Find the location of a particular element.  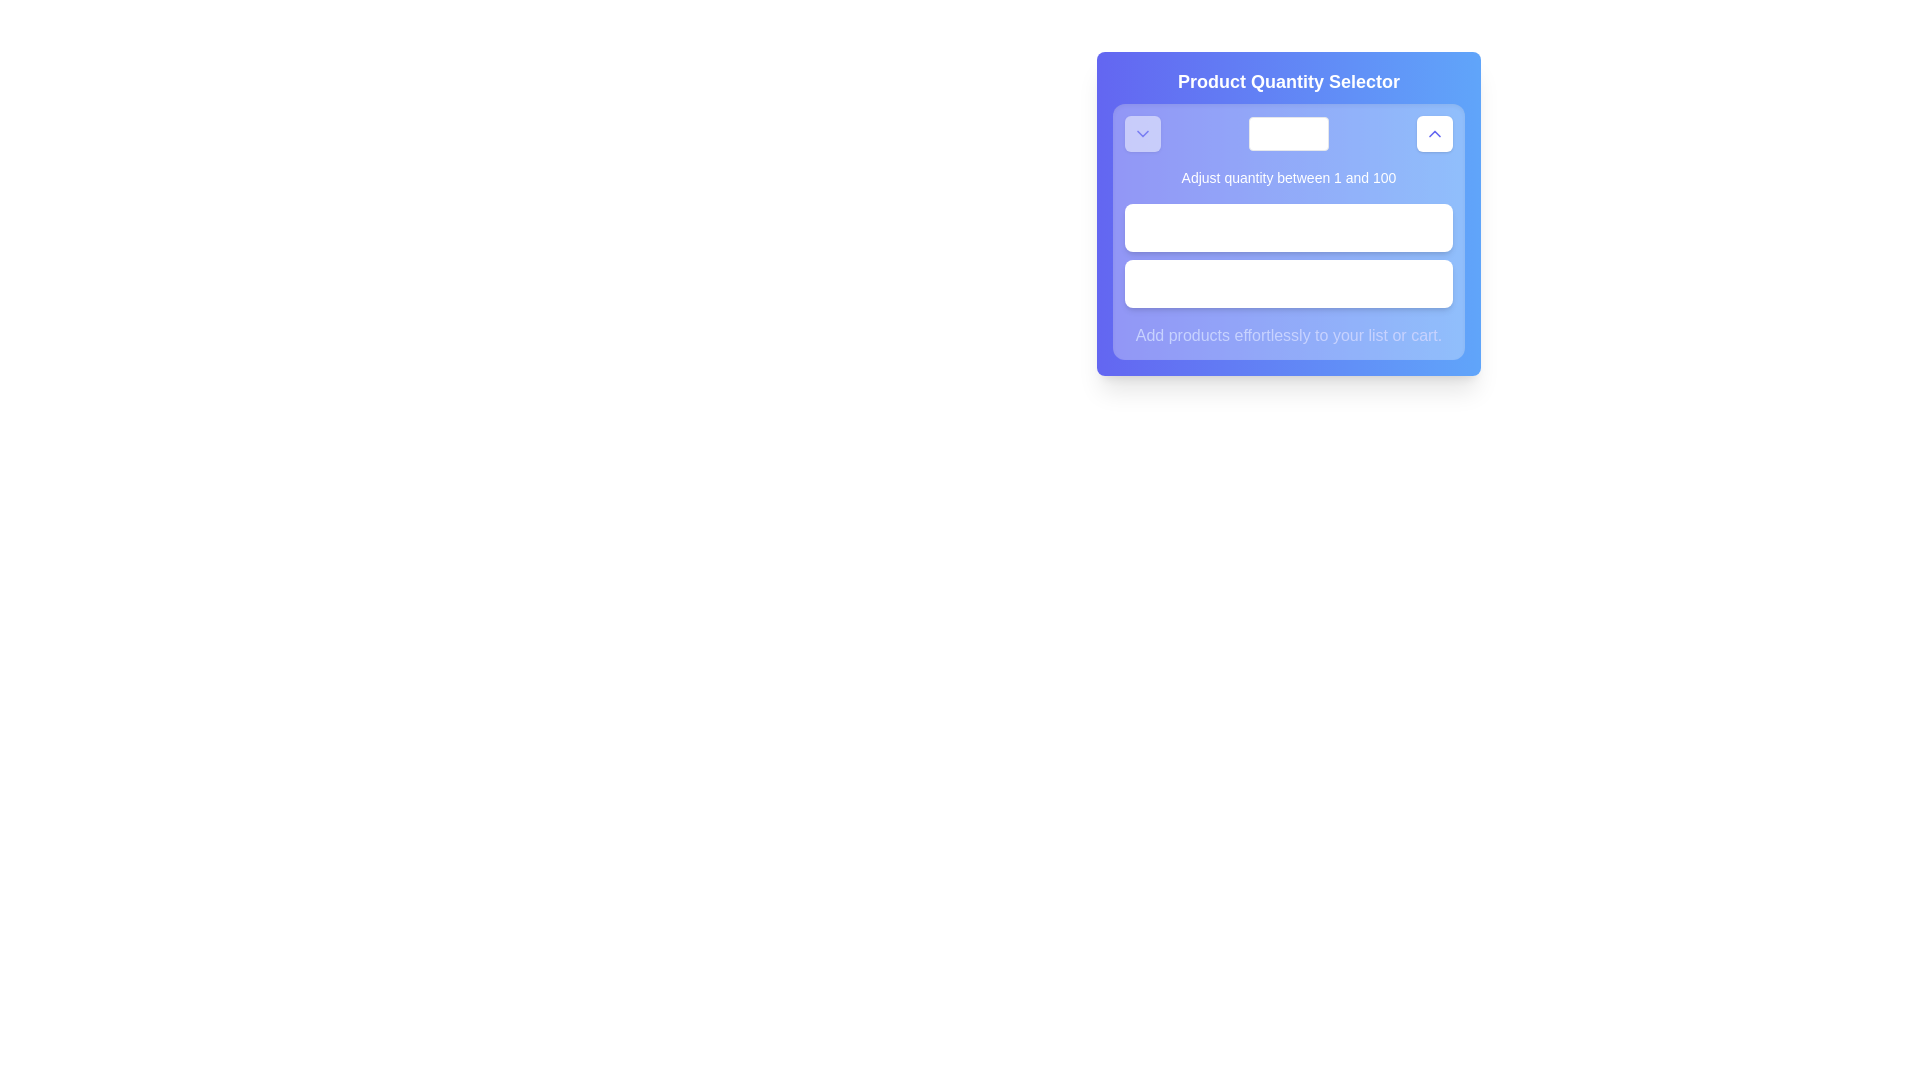

the quantity is located at coordinates (1280, 226).